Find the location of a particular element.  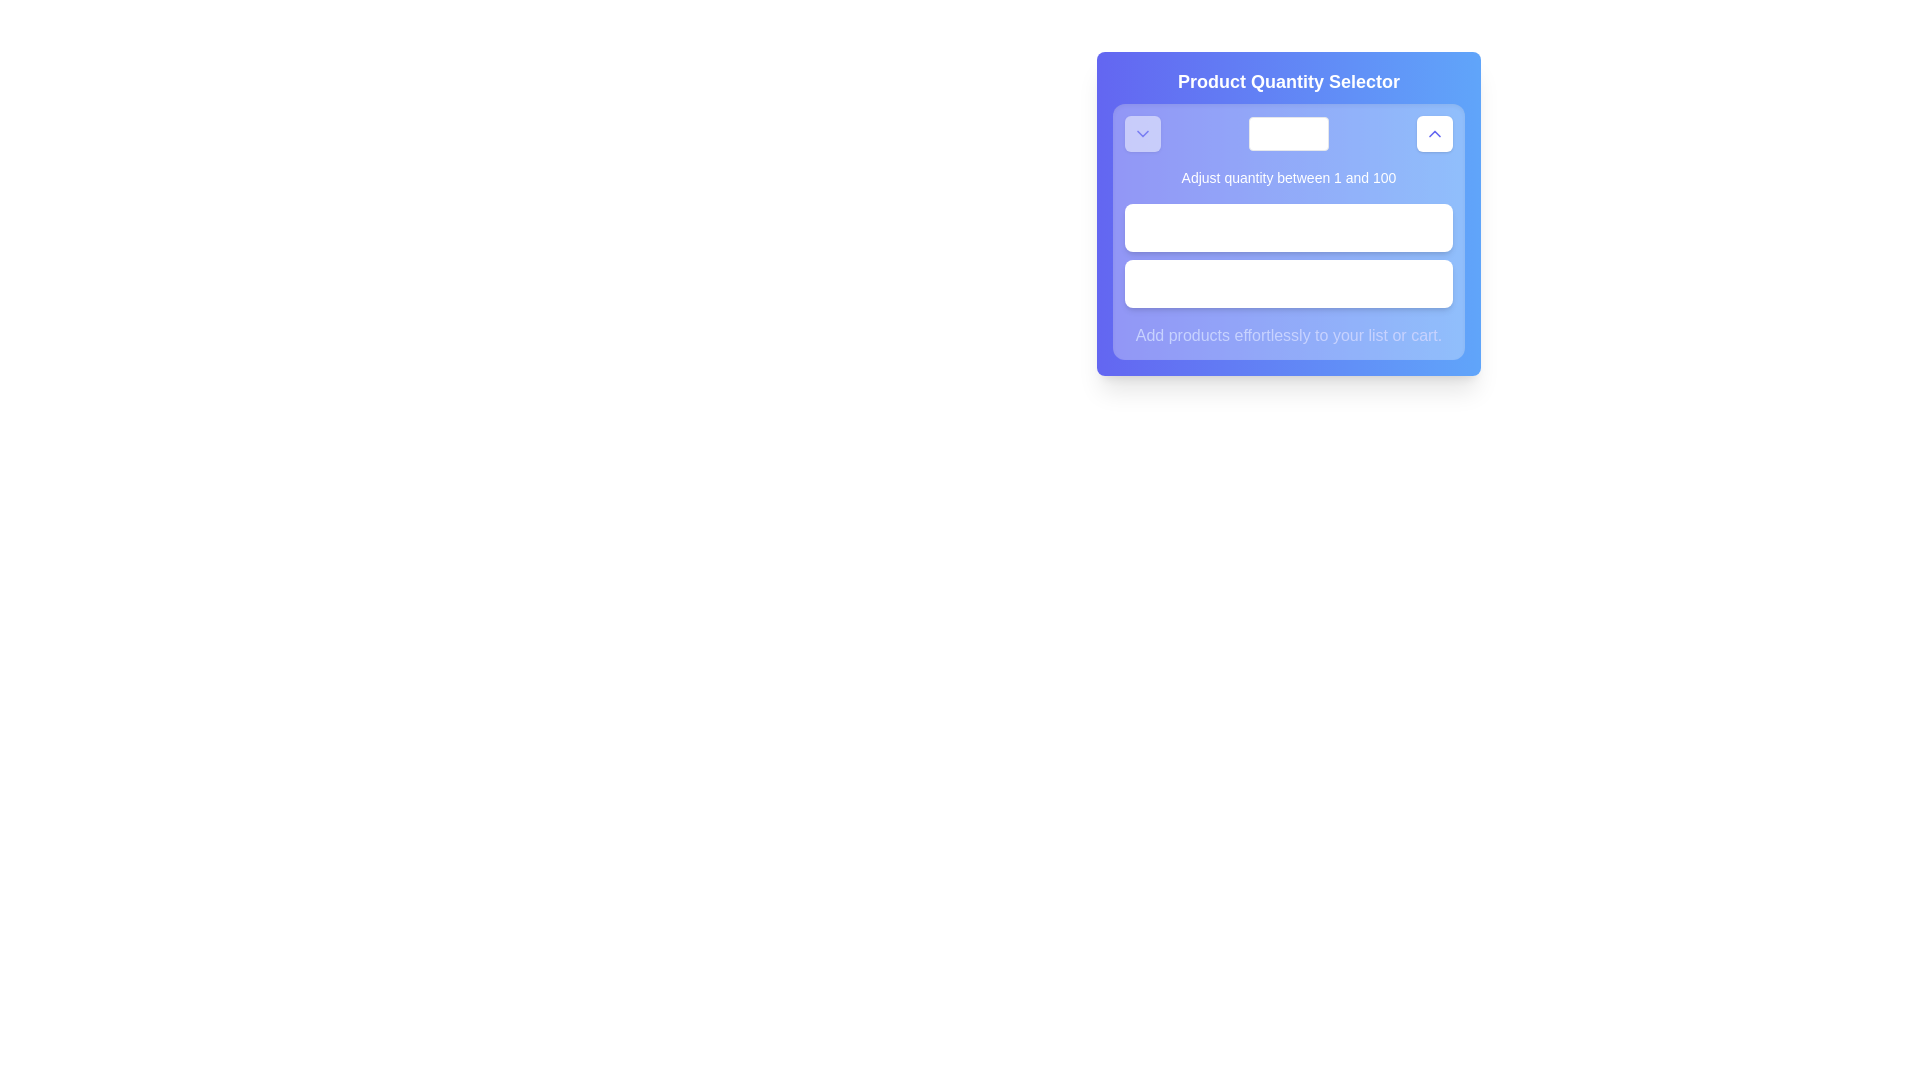

the quantity is located at coordinates (1280, 226).